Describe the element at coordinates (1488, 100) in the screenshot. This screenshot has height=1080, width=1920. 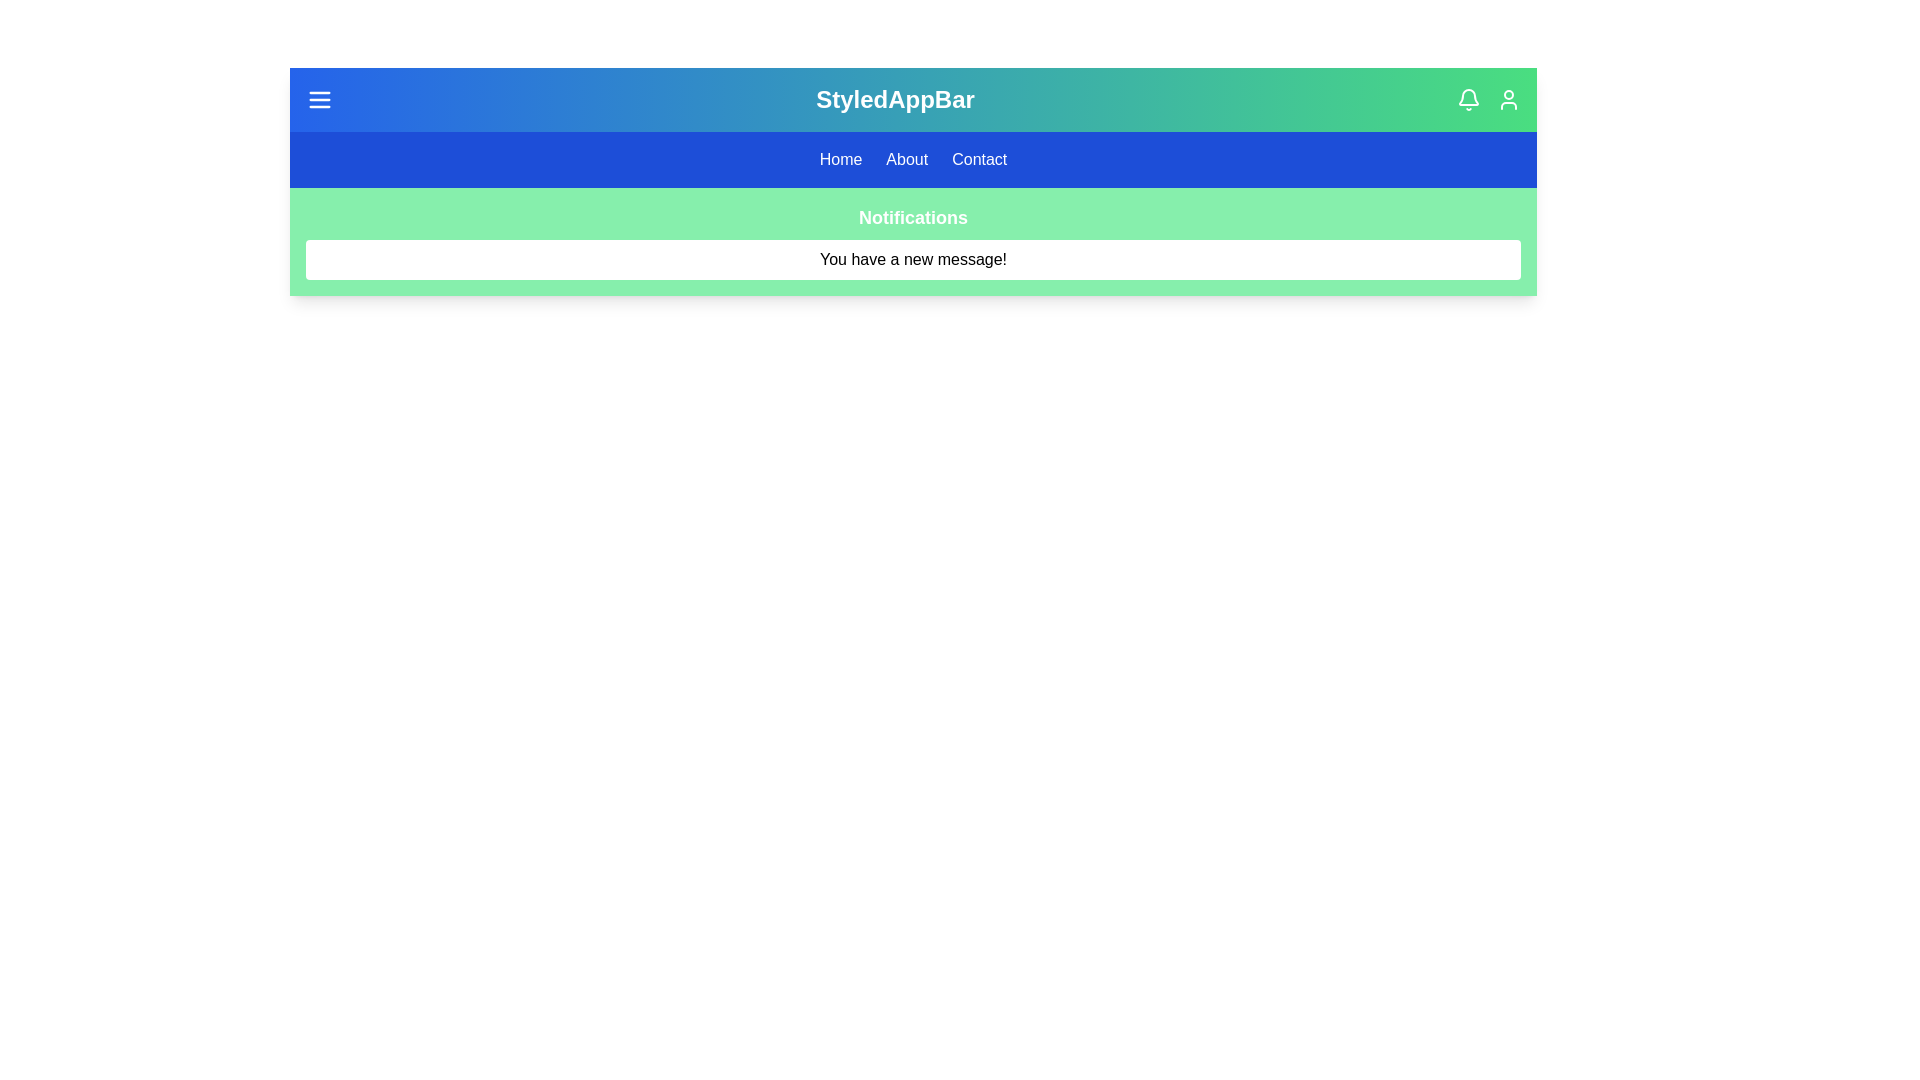
I see `the notifications icon located in the horizontal Icon Group at the top-right corner of the app bar` at that location.